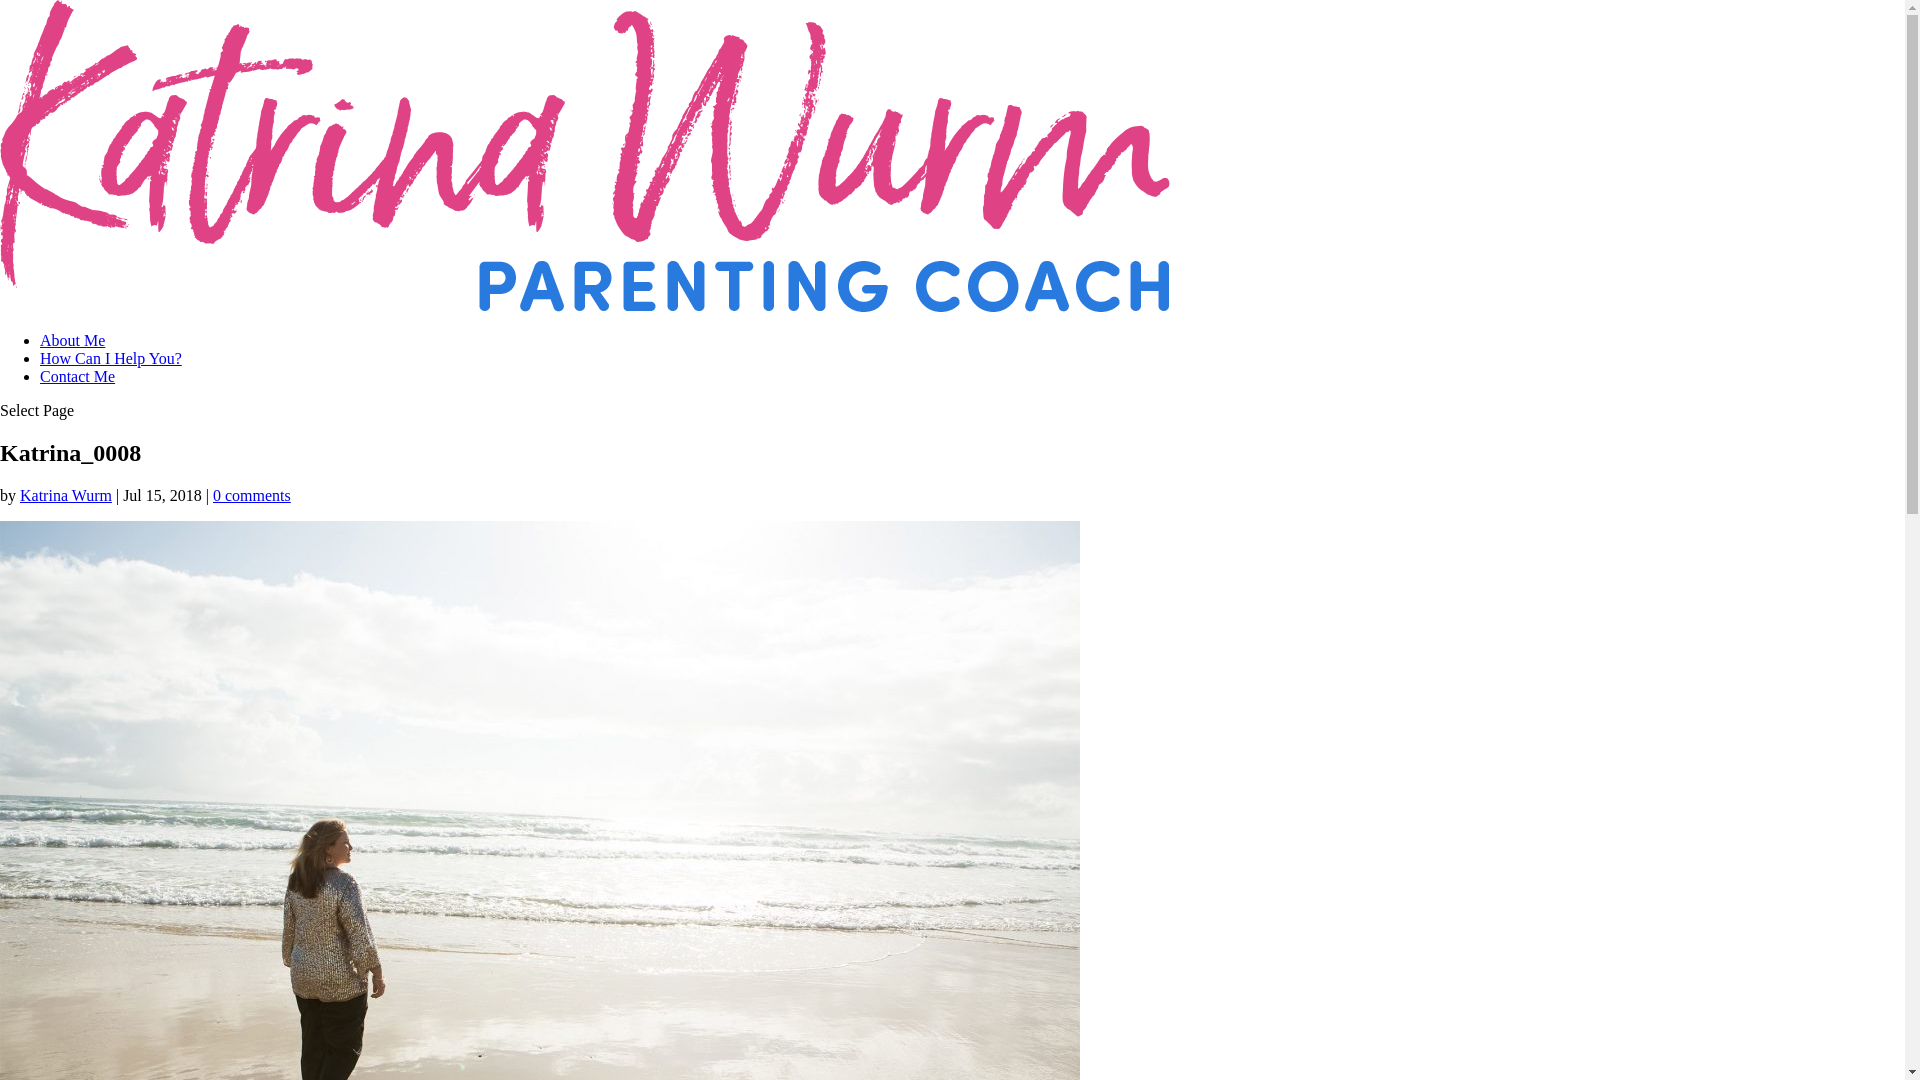 The height and width of the screenshot is (1080, 1920). Describe the element at coordinates (250, 495) in the screenshot. I see `'0 comments'` at that location.